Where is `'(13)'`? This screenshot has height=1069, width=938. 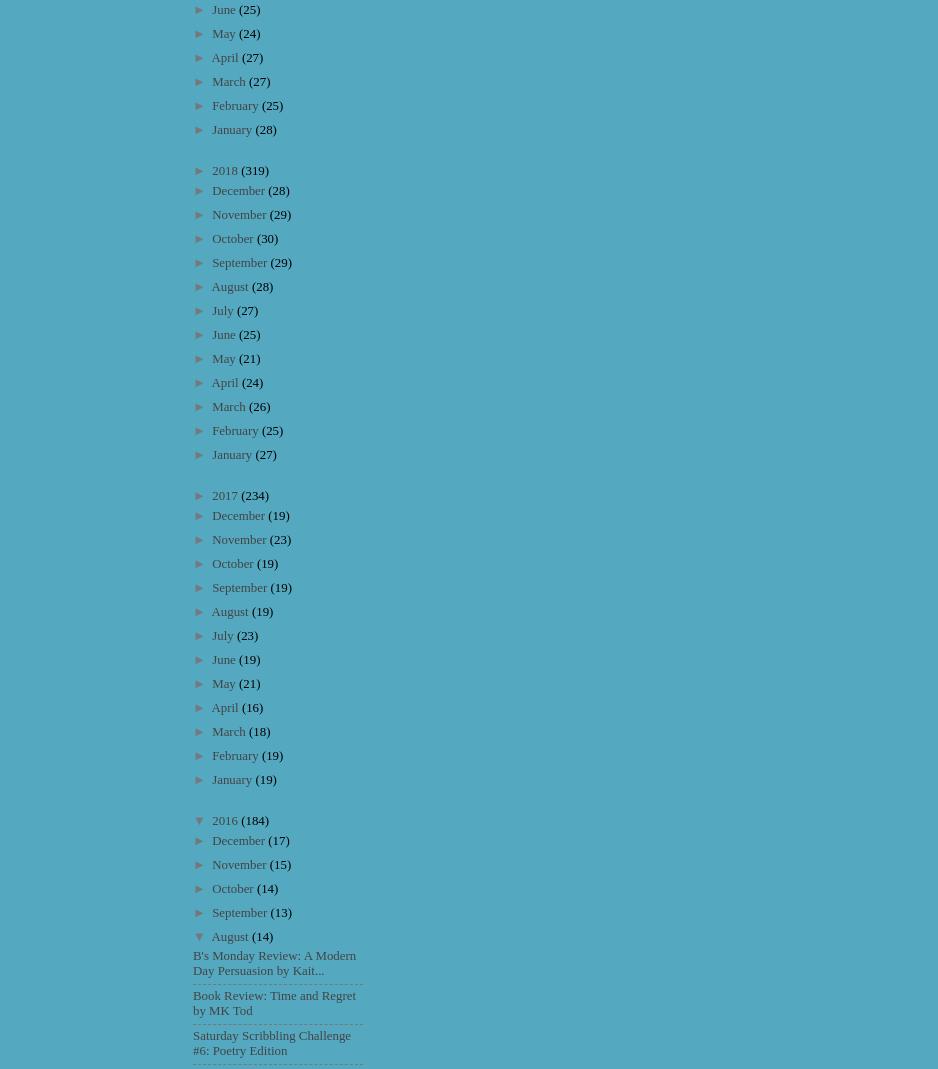 '(13)' is located at coordinates (280, 910).